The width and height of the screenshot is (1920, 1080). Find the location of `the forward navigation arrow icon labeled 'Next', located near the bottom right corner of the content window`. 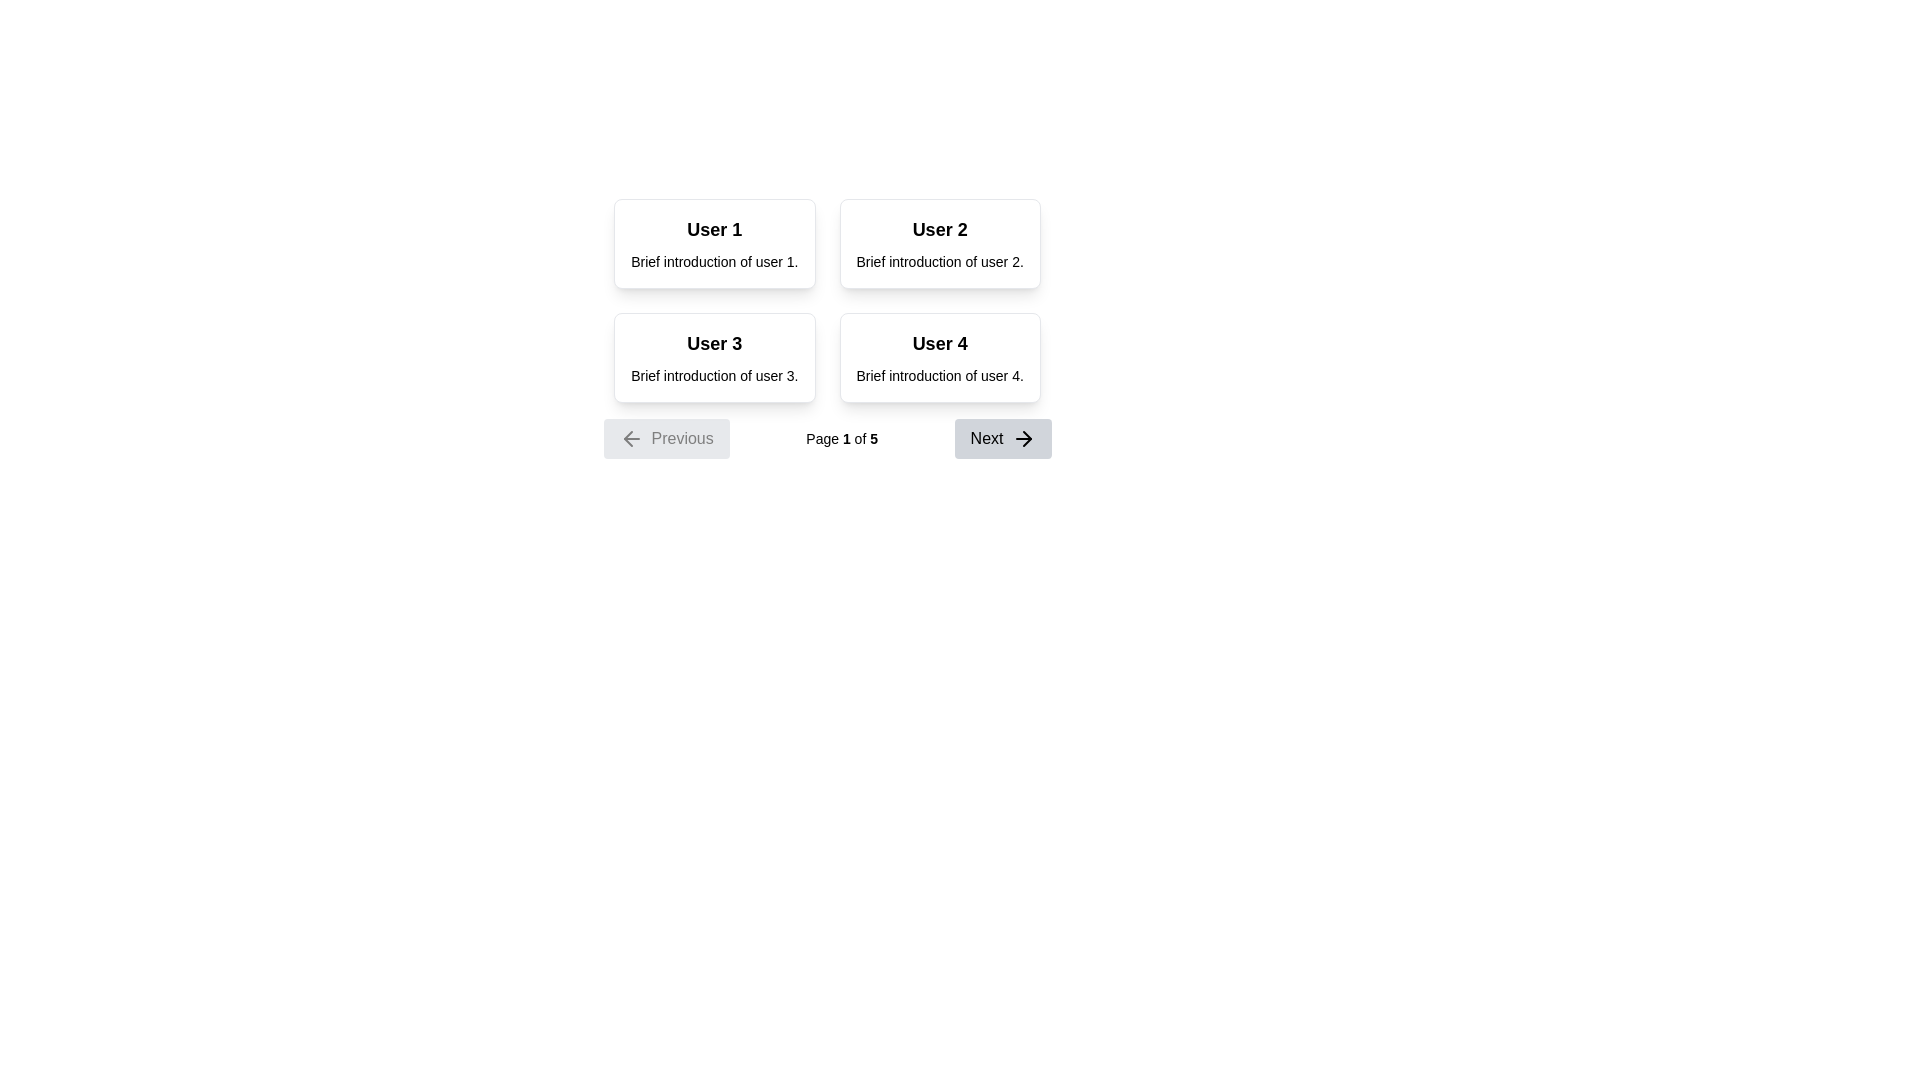

the forward navigation arrow icon labeled 'Next', located near the bottom right corner of the content window is located at coordinates (1023, 438).